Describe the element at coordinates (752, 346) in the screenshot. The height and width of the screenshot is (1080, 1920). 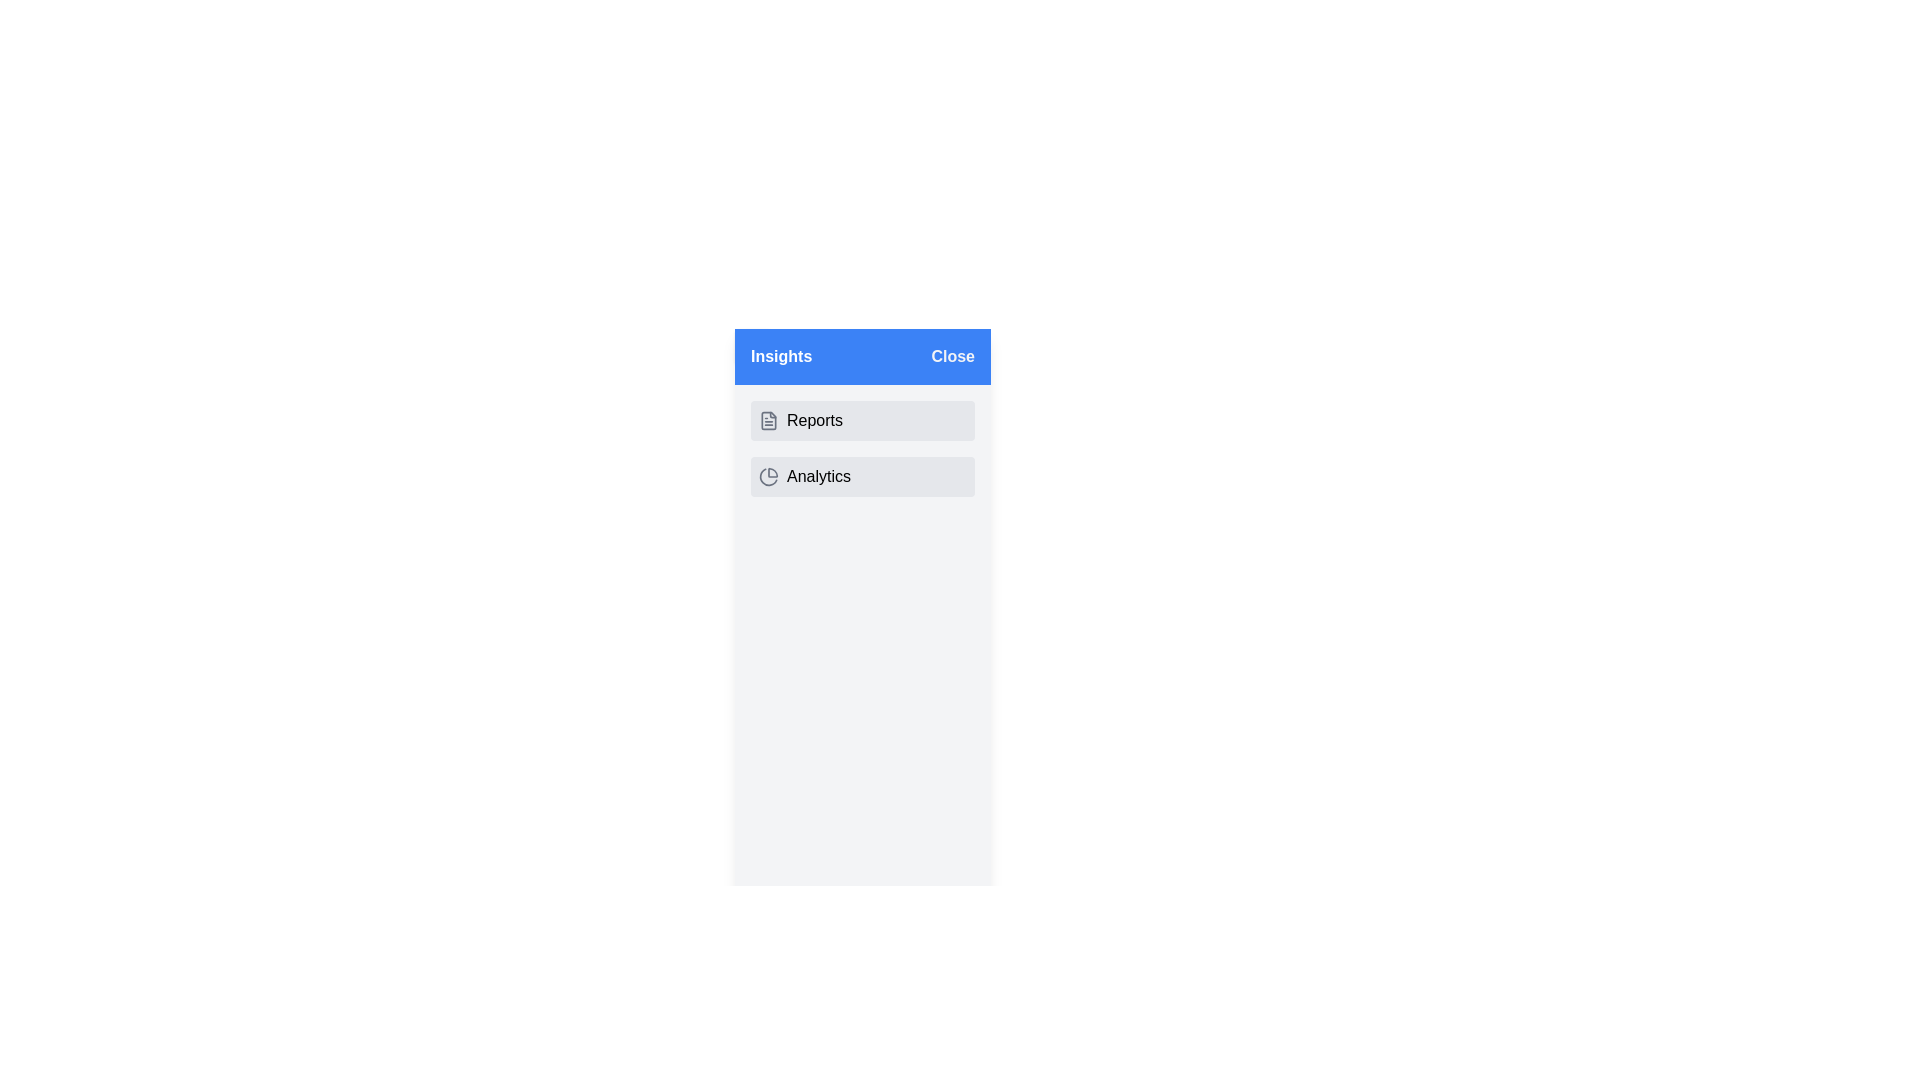
I see `the alignment icon located at the top-left corner of the interface, to the left of the text 'Insights'` at that location.